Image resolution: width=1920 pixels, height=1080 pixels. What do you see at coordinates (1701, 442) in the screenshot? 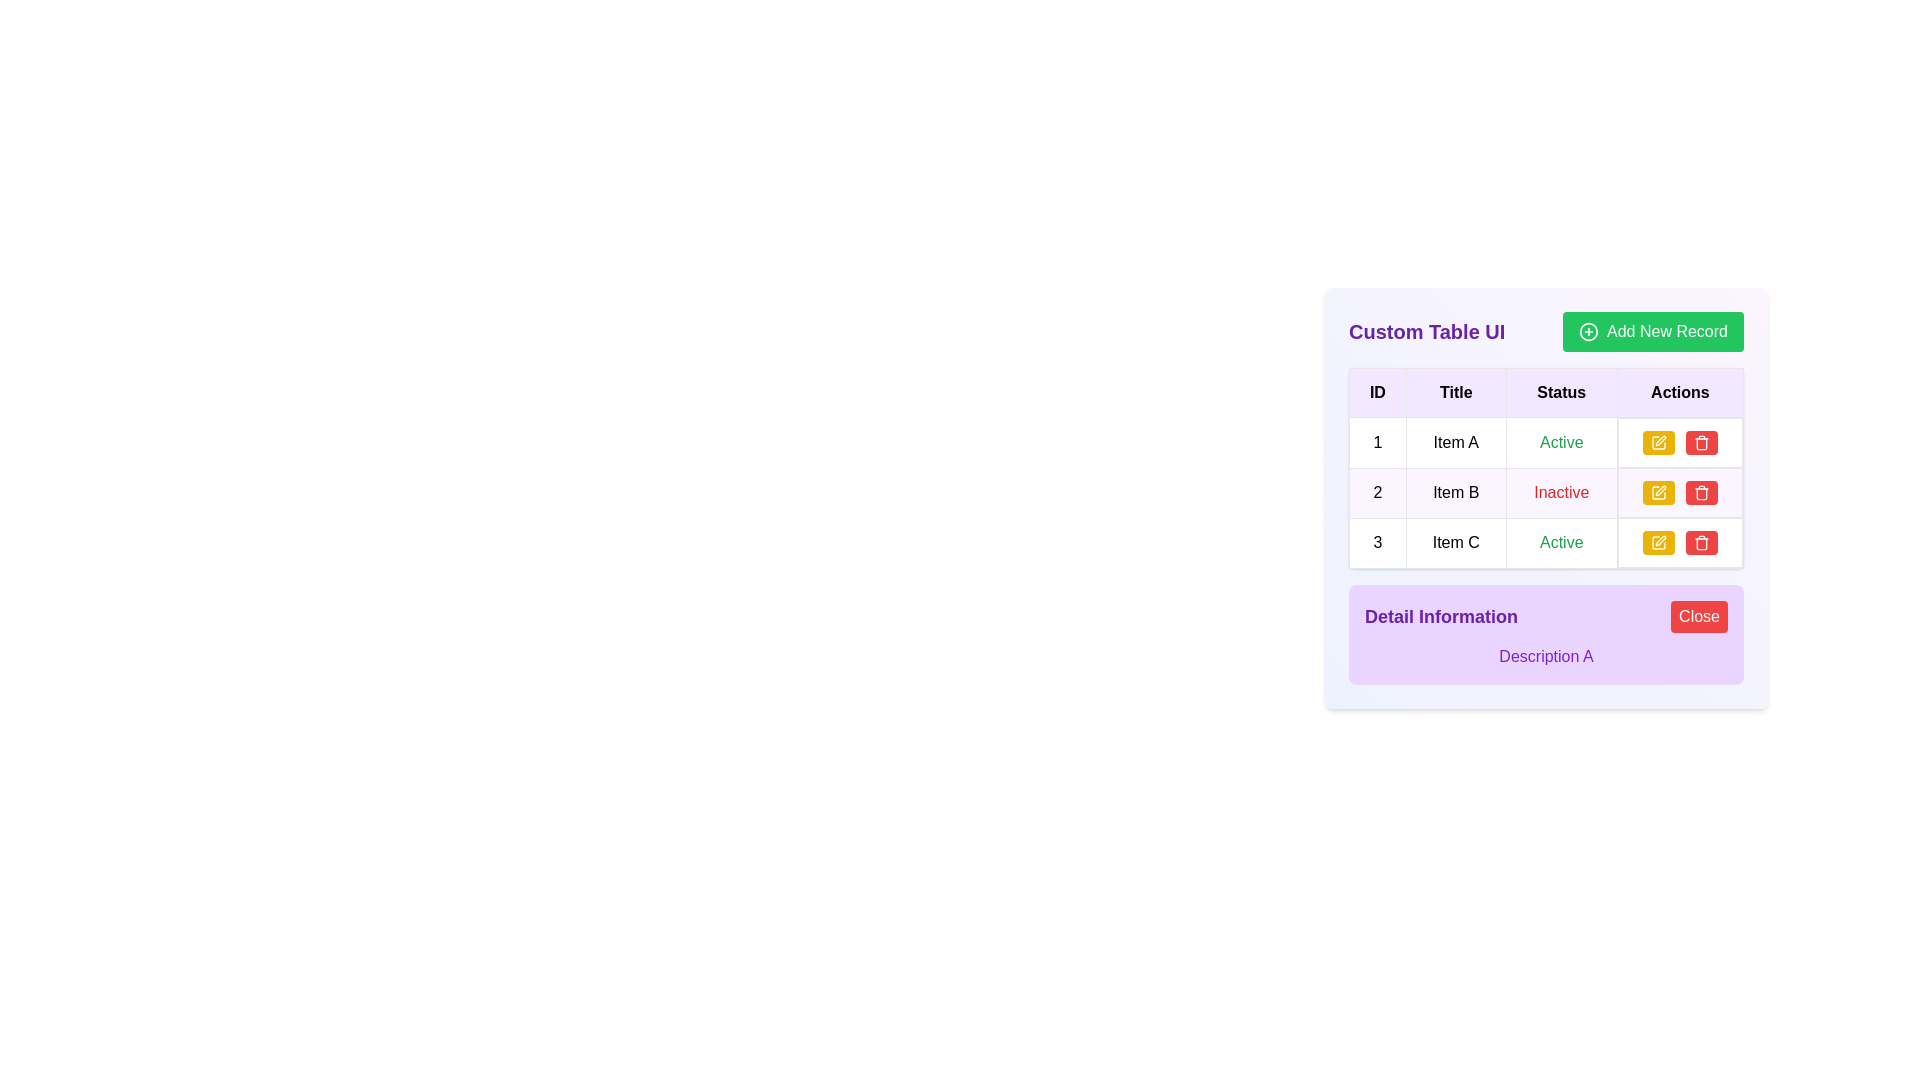
I see `the delete button located in the bottom-most row of the table's 'Actions' column, which is the second button next to the yellow edit button` at bounding box center [1701, 442].